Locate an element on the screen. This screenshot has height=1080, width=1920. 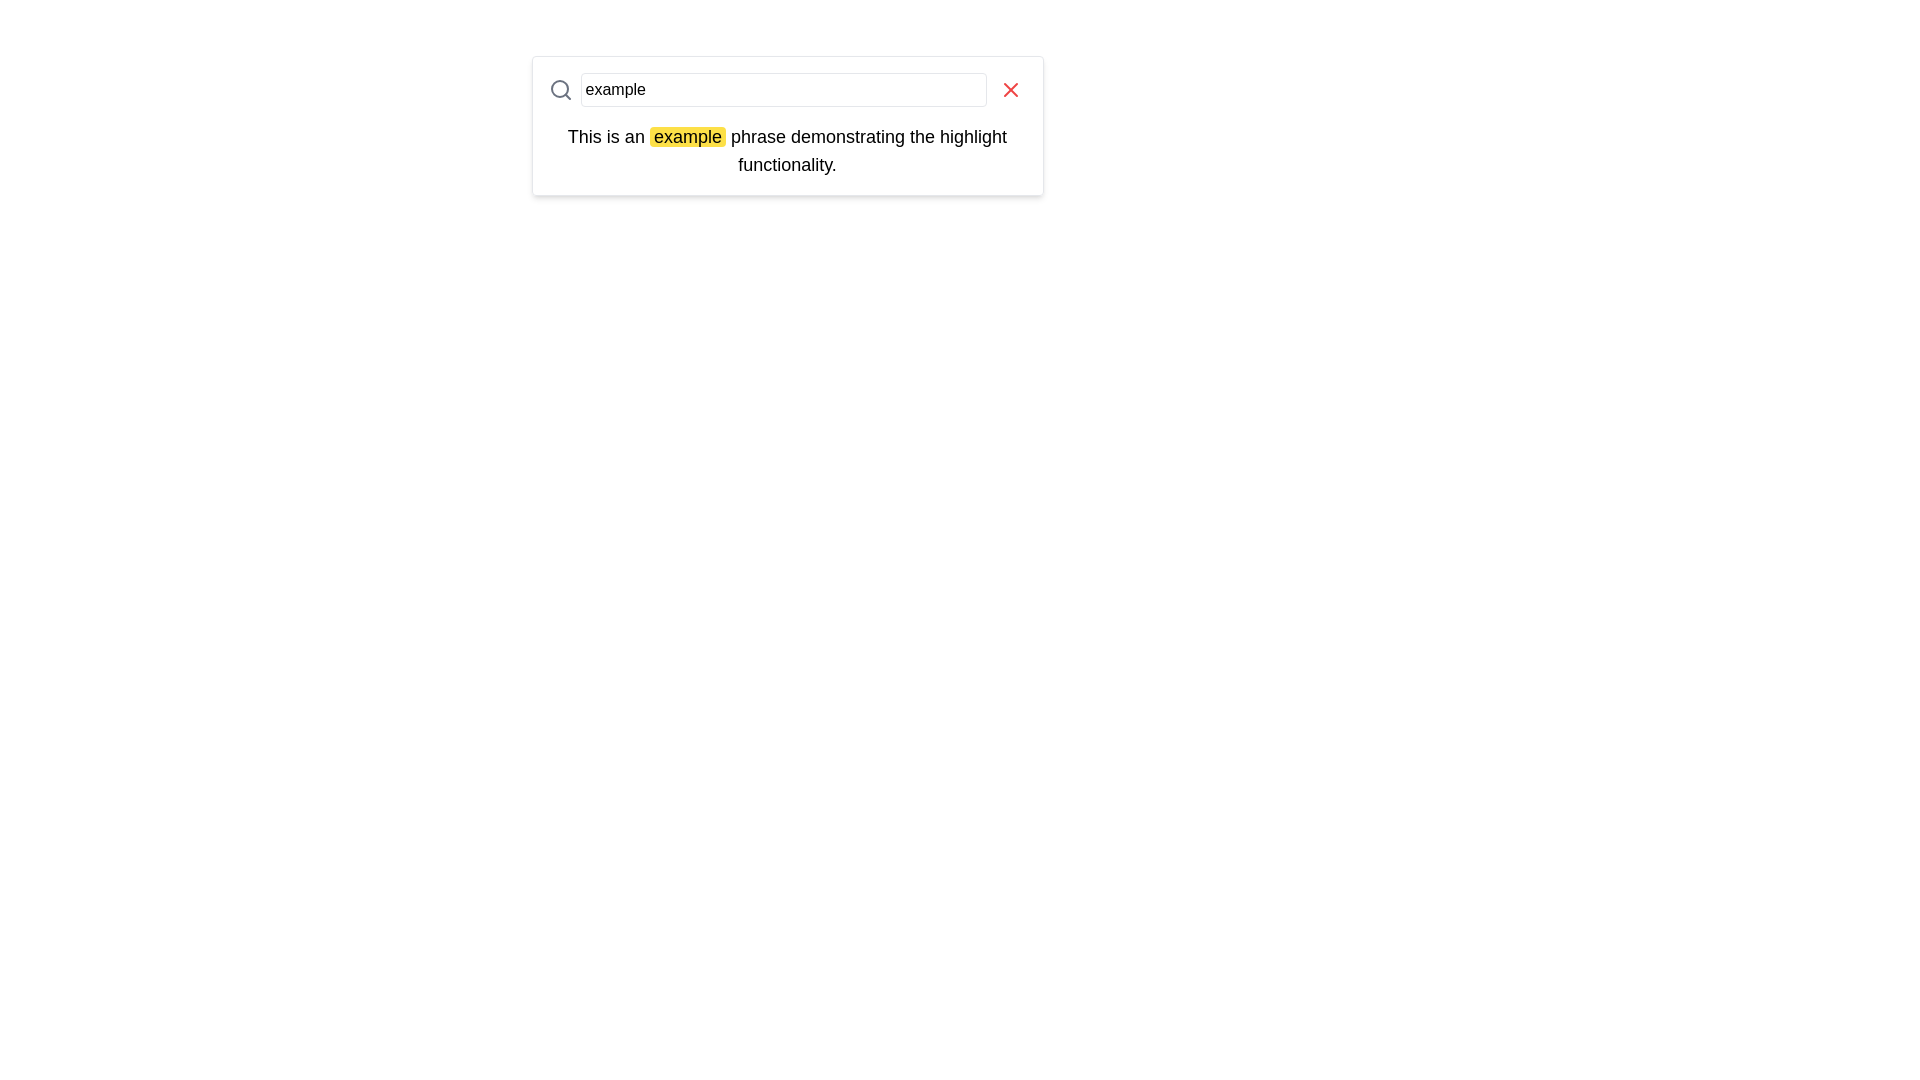
the clear icon (SVG graphics of a cross symbol) located in the upper-right corner of the white search bar is located at coordinates (1010, 88).